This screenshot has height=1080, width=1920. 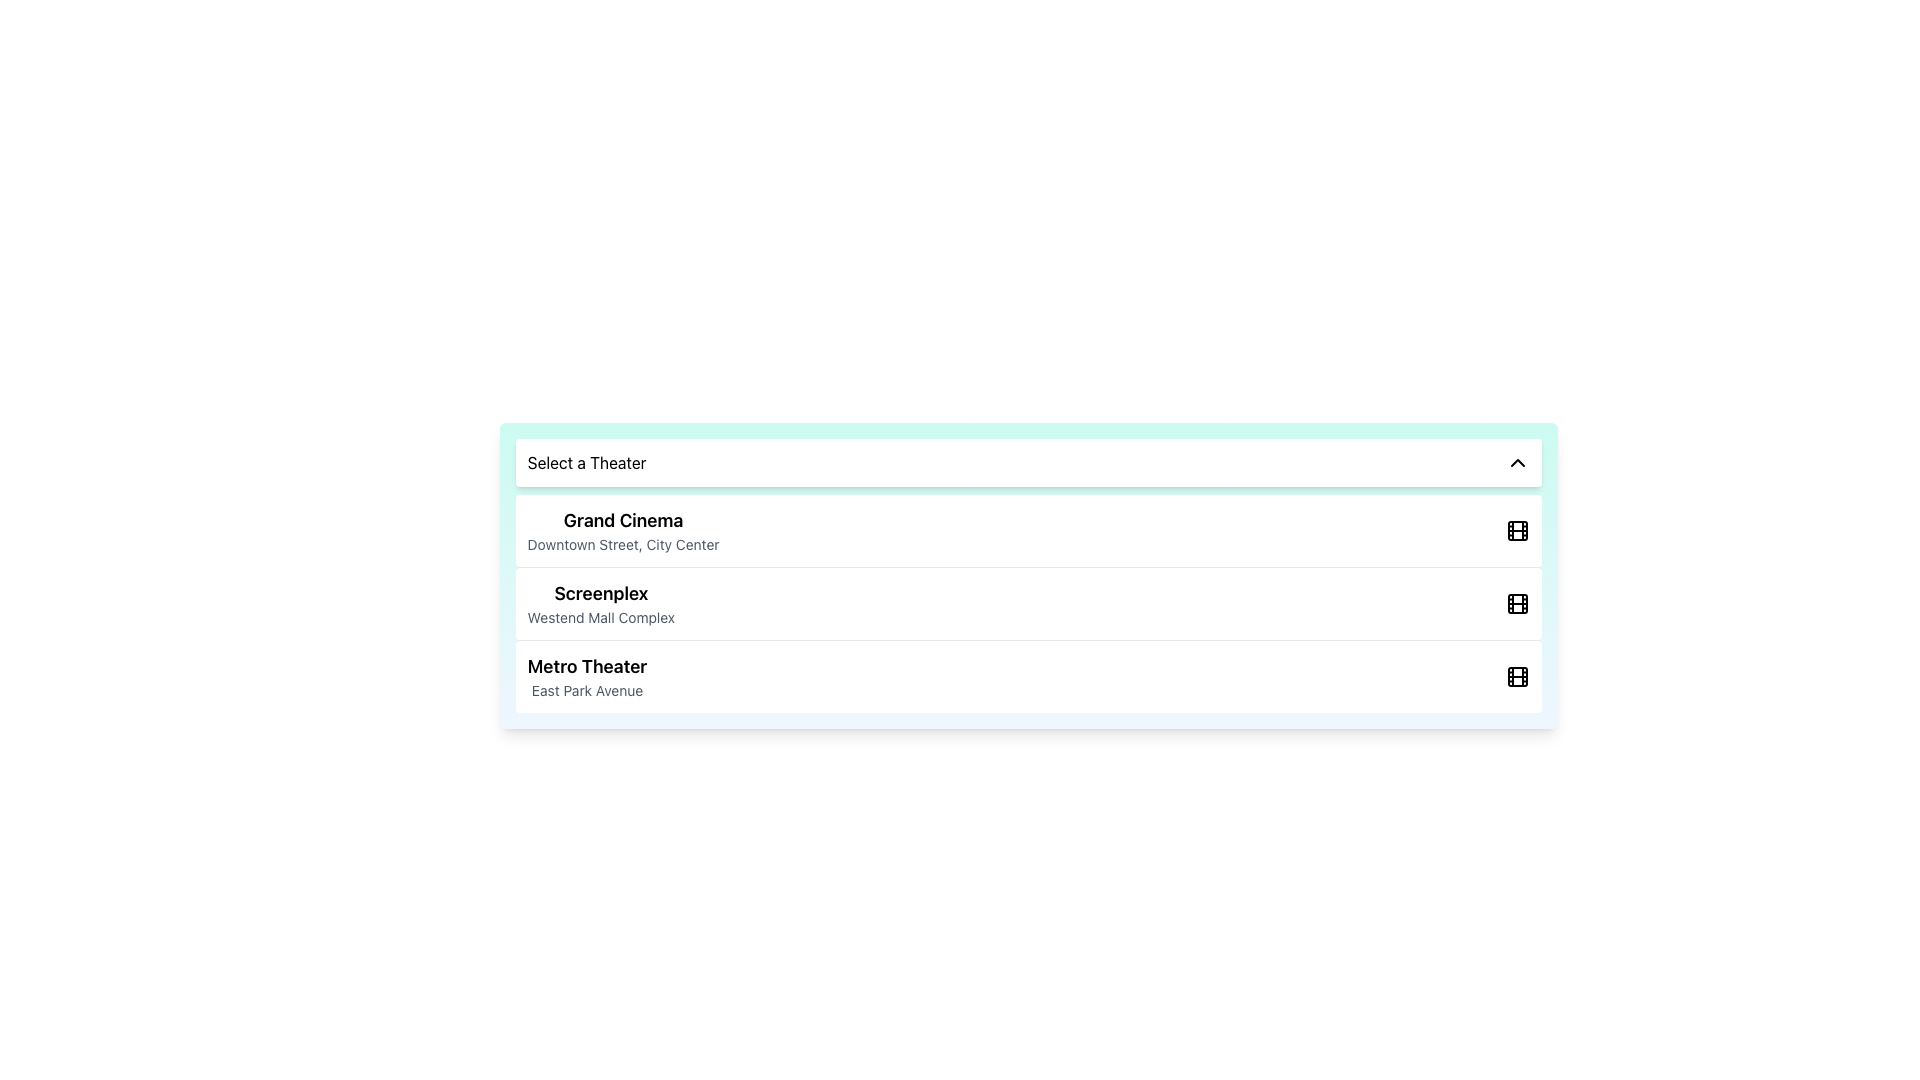 What do you see at coordinates (622, 519) in the screenshot?
I see `the theater title text label, which serves as an identifier for the theater's details in the dropdown menu` at bounding box center [622, 519].